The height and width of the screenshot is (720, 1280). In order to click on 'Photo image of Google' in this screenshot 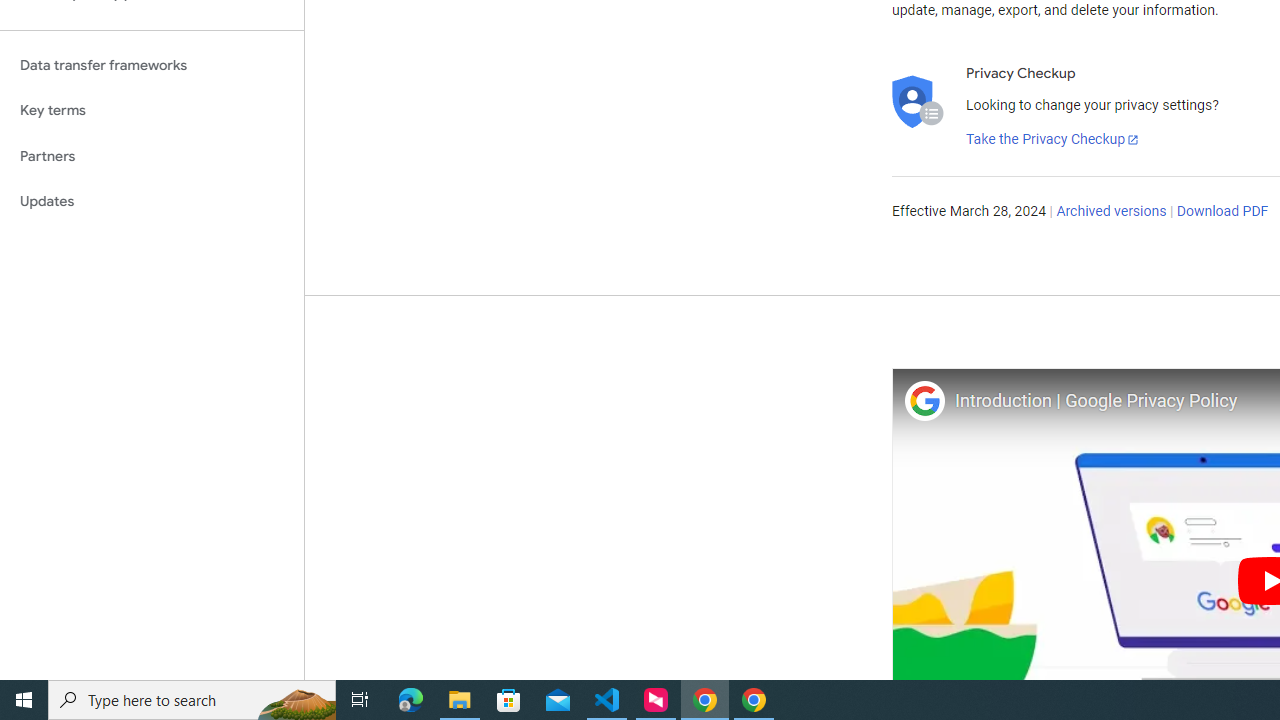, I will do `click(923, 400)`.